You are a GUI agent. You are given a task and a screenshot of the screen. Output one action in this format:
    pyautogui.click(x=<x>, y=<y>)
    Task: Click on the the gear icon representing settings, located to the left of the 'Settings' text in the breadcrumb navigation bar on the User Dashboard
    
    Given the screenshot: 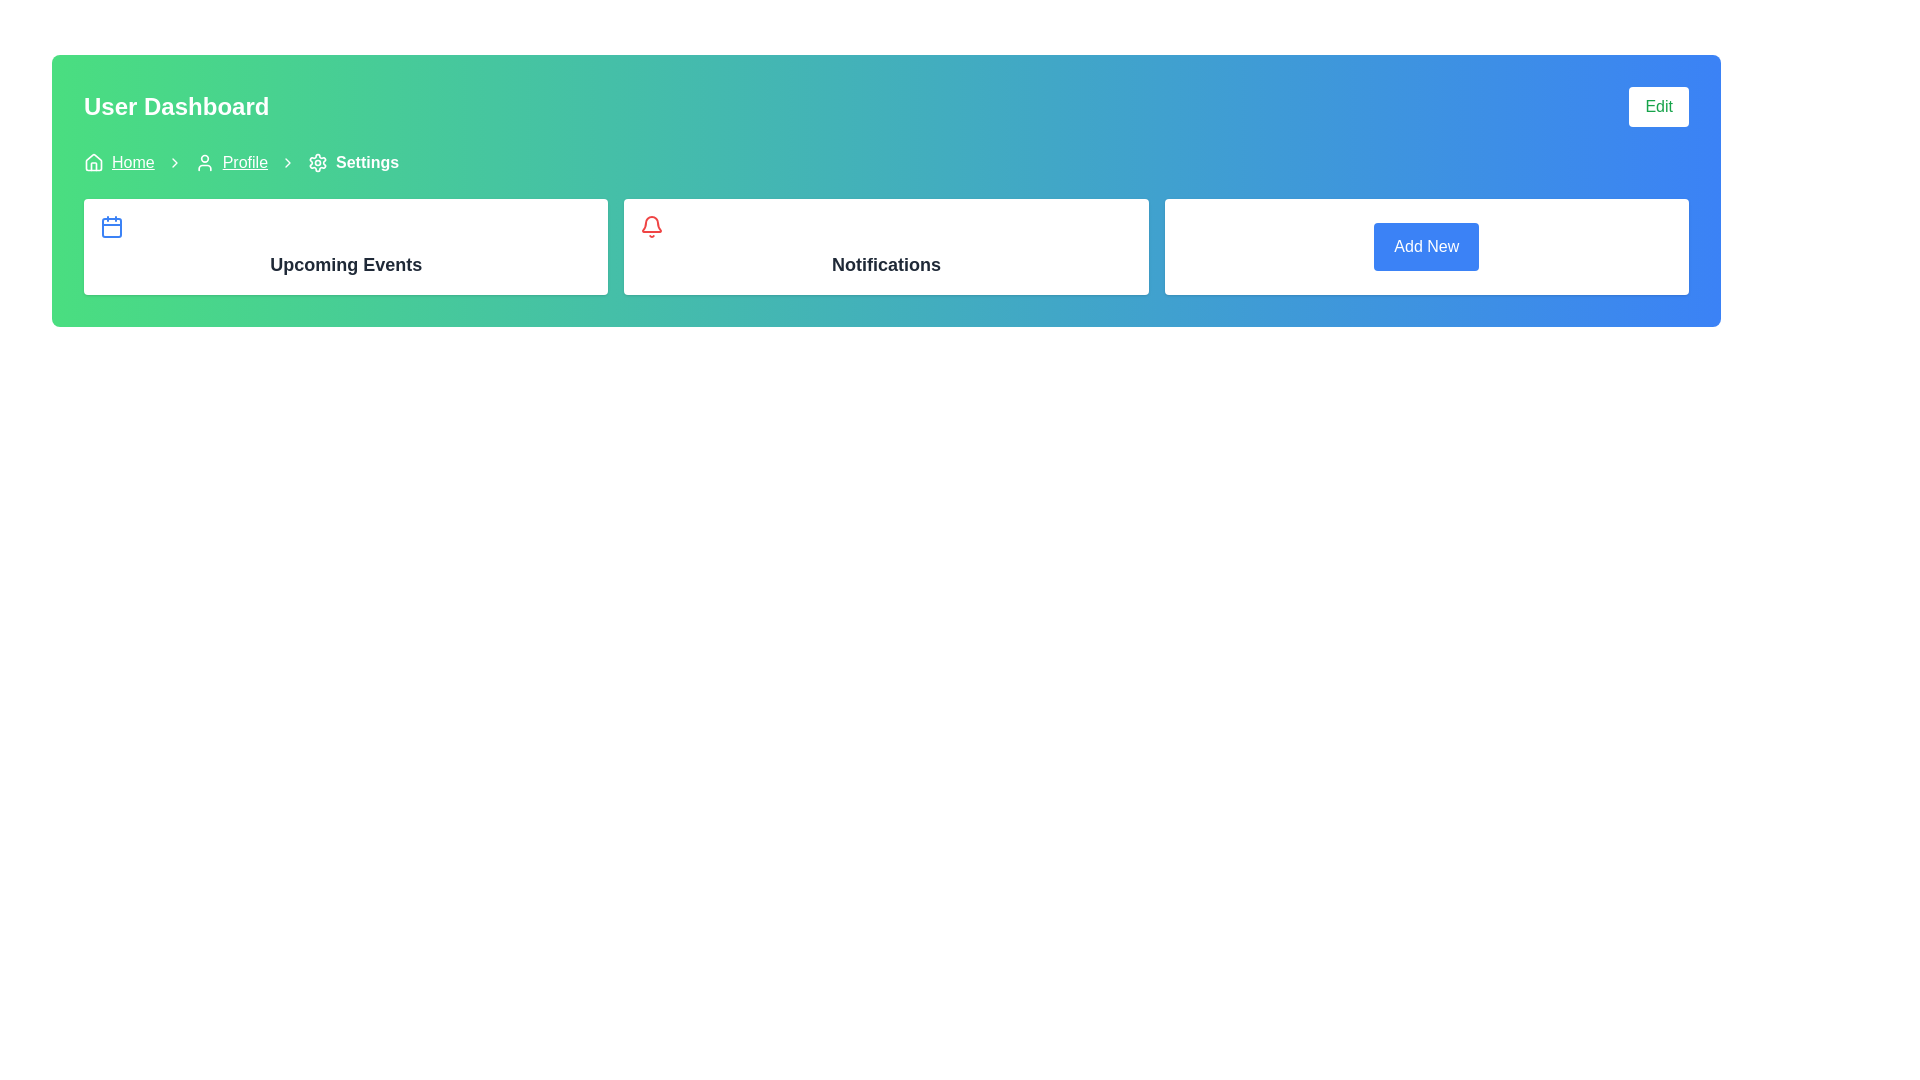 What is the action you would take?
    pyautogui.click(x=317, y=161)
    